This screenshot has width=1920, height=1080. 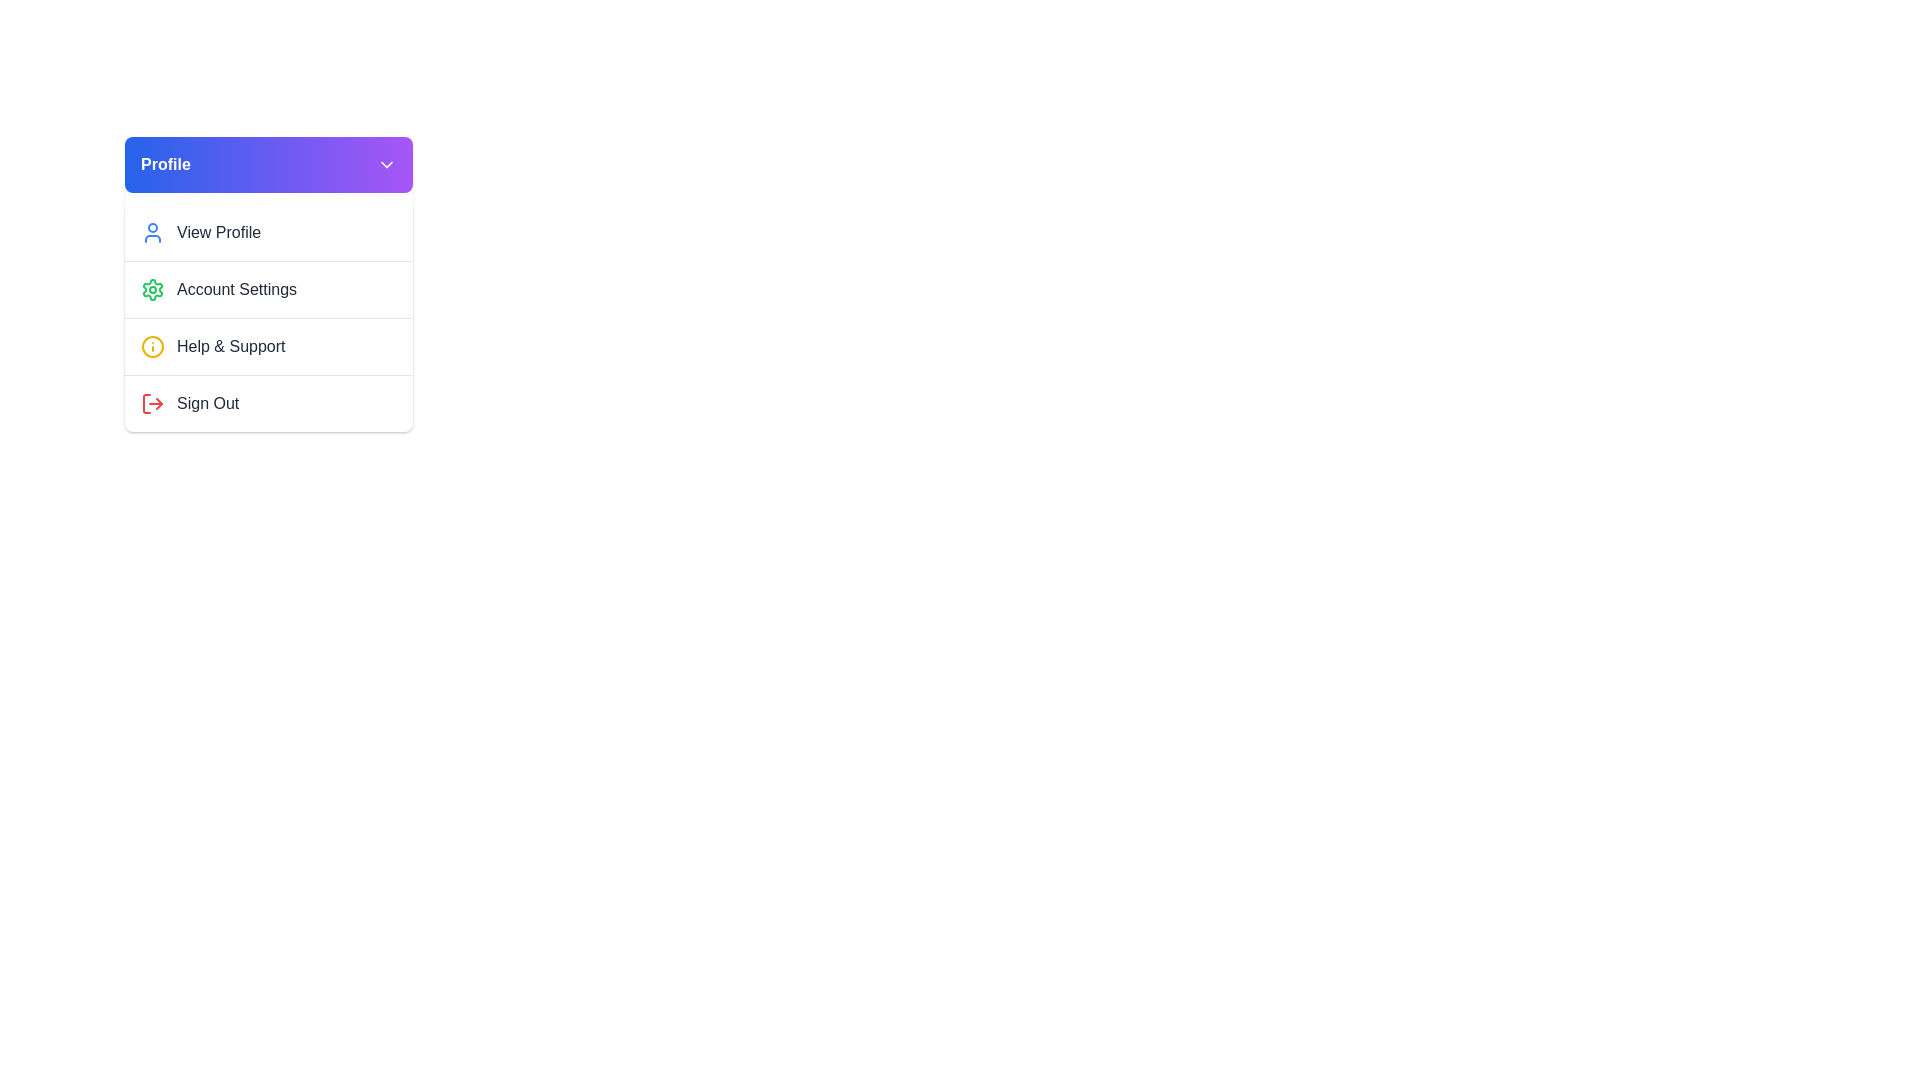 What do you see at coordinates (387, 164) in the screenshot?
I see `the downward-facing chevron icon button located in the 'Profile' header to trigger visual feedback indicating interactivity` at bounding box center [387, 164].